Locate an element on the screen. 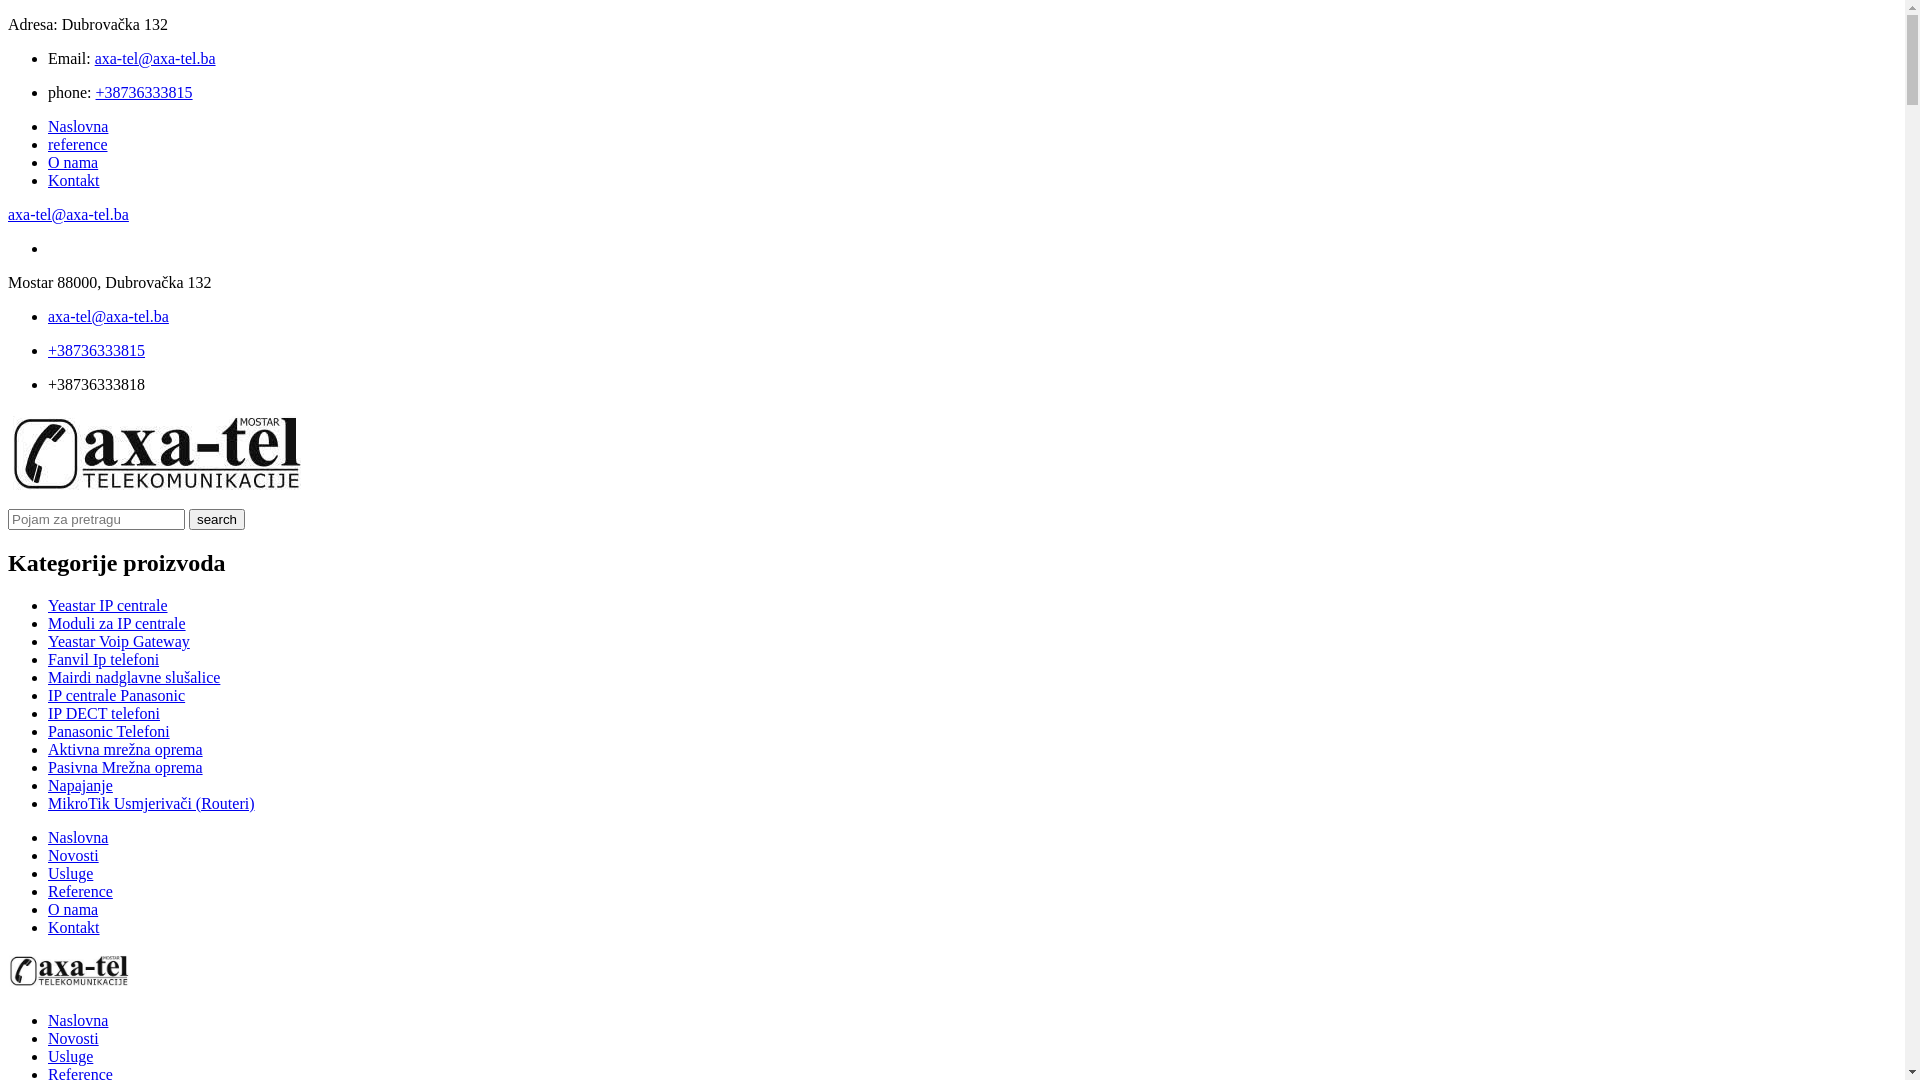  'Panasonic Telefoni' is located at coordinates (108, 731).